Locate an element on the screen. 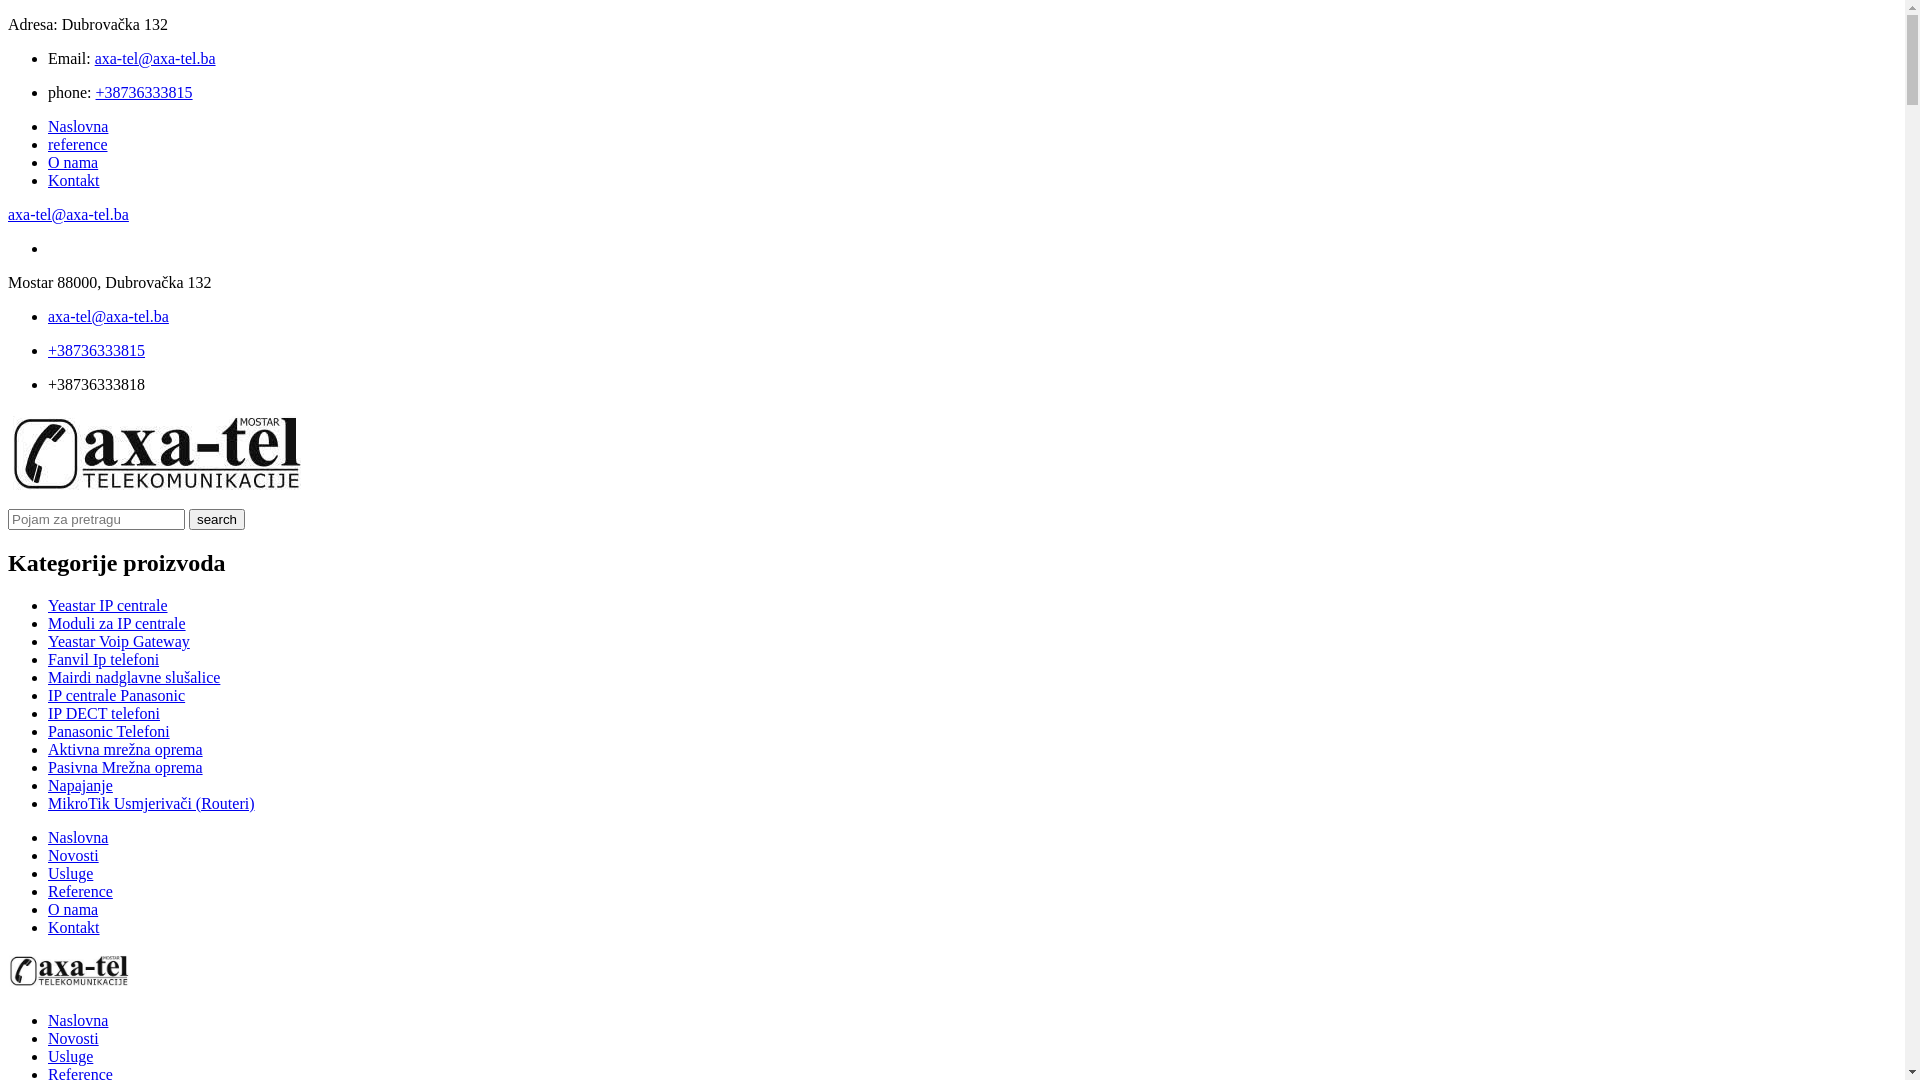  'Panasonic Telefoni' is located at coordinates (108, 731).